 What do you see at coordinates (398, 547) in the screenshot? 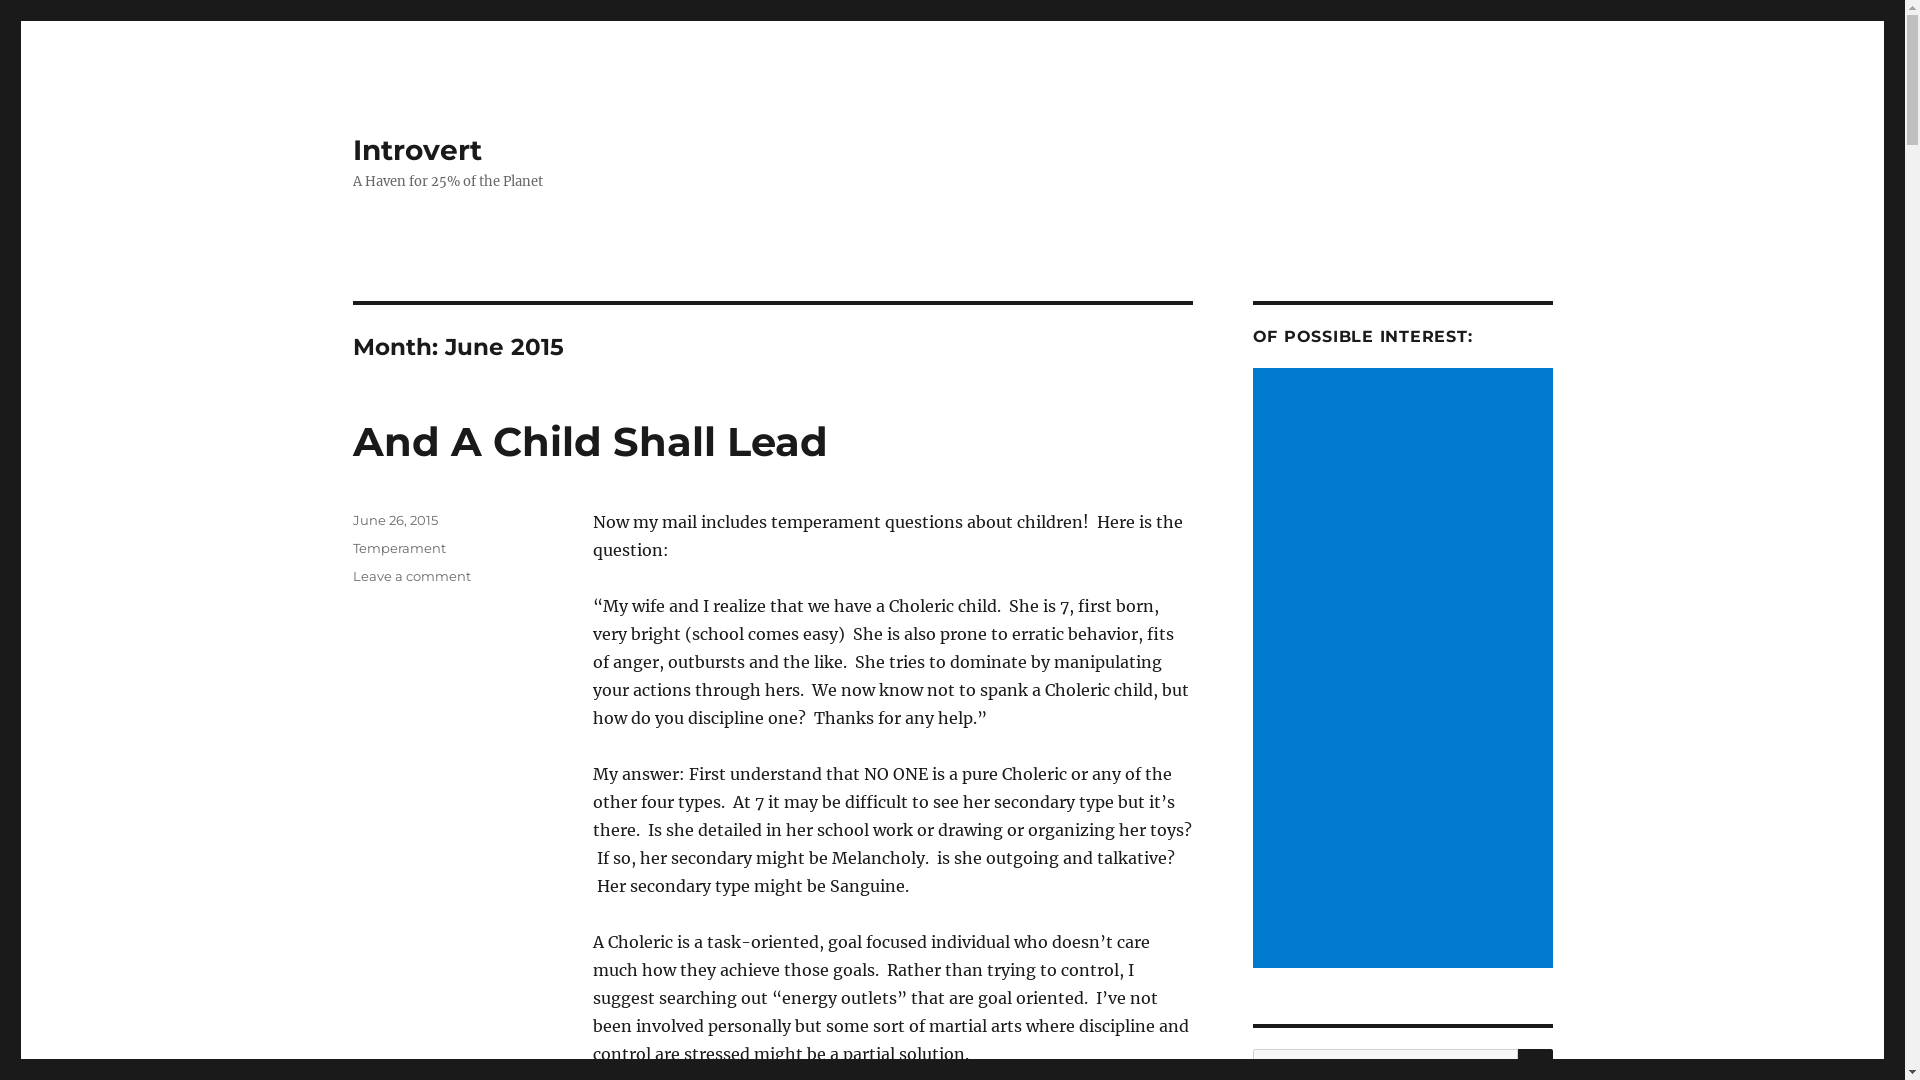
I see `'Temperament'` at bounding box center [398, 547].